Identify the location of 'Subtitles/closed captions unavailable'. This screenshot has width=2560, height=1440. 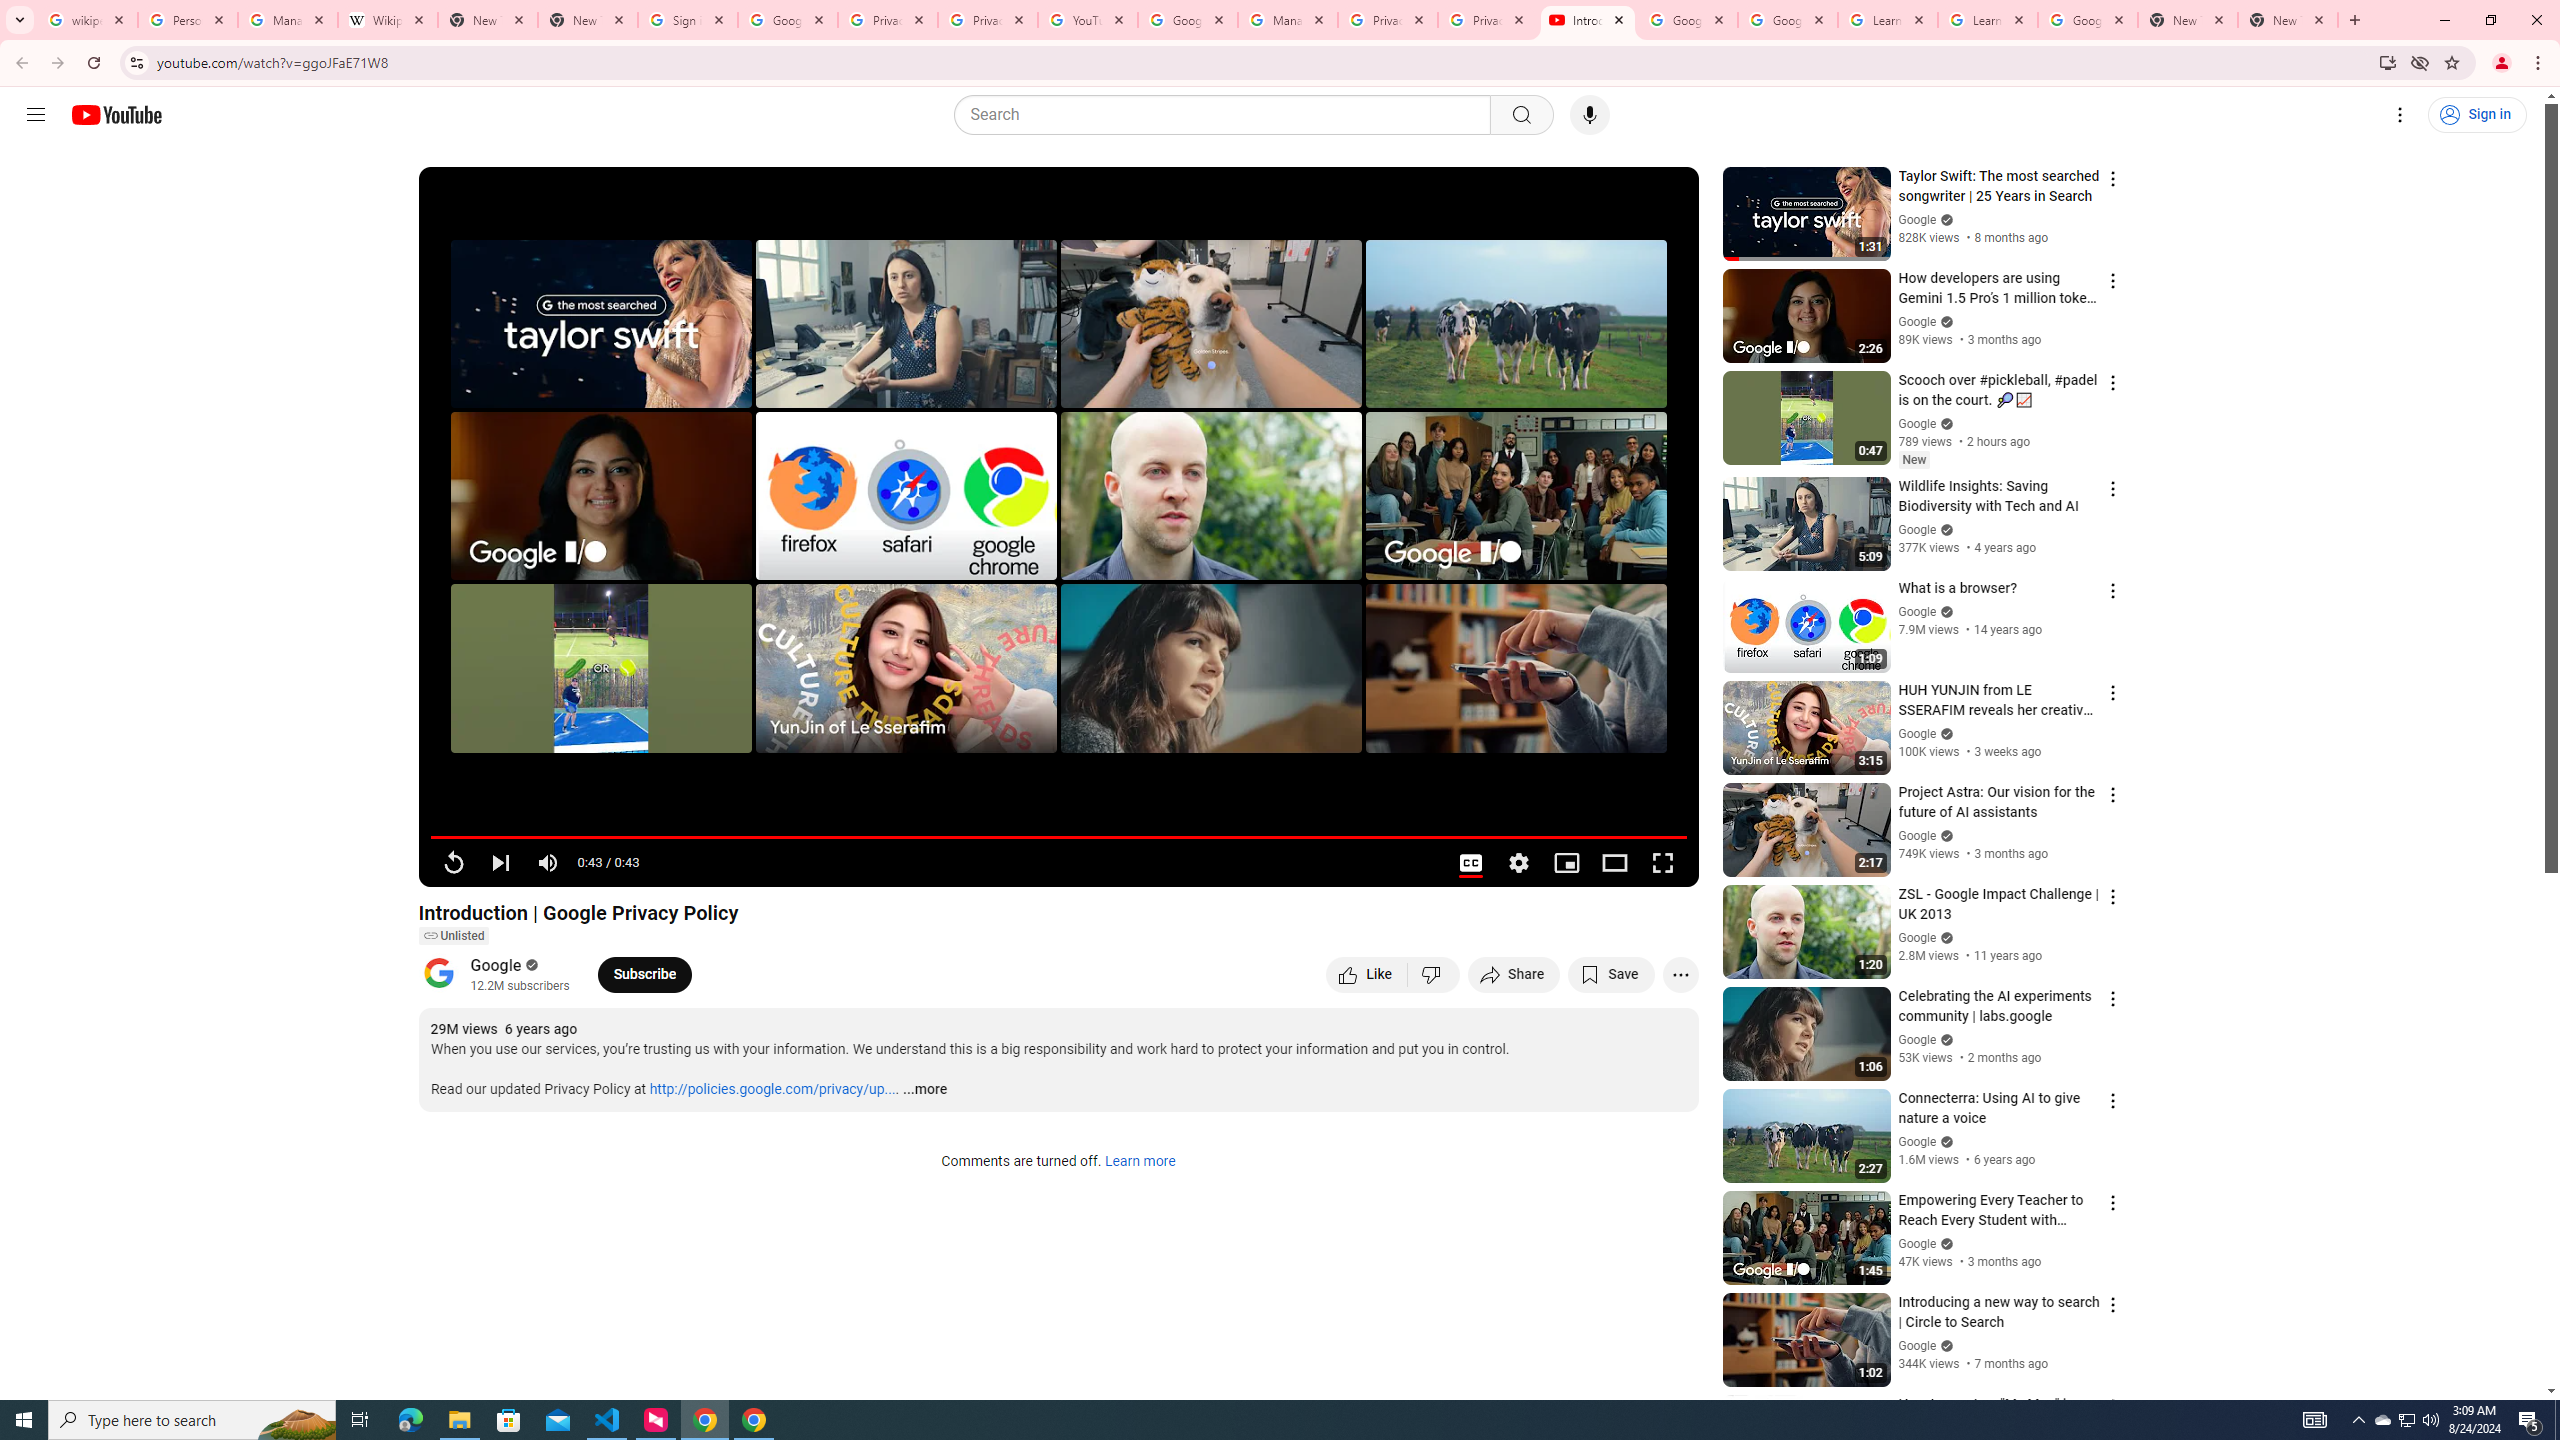
(1469, 862).